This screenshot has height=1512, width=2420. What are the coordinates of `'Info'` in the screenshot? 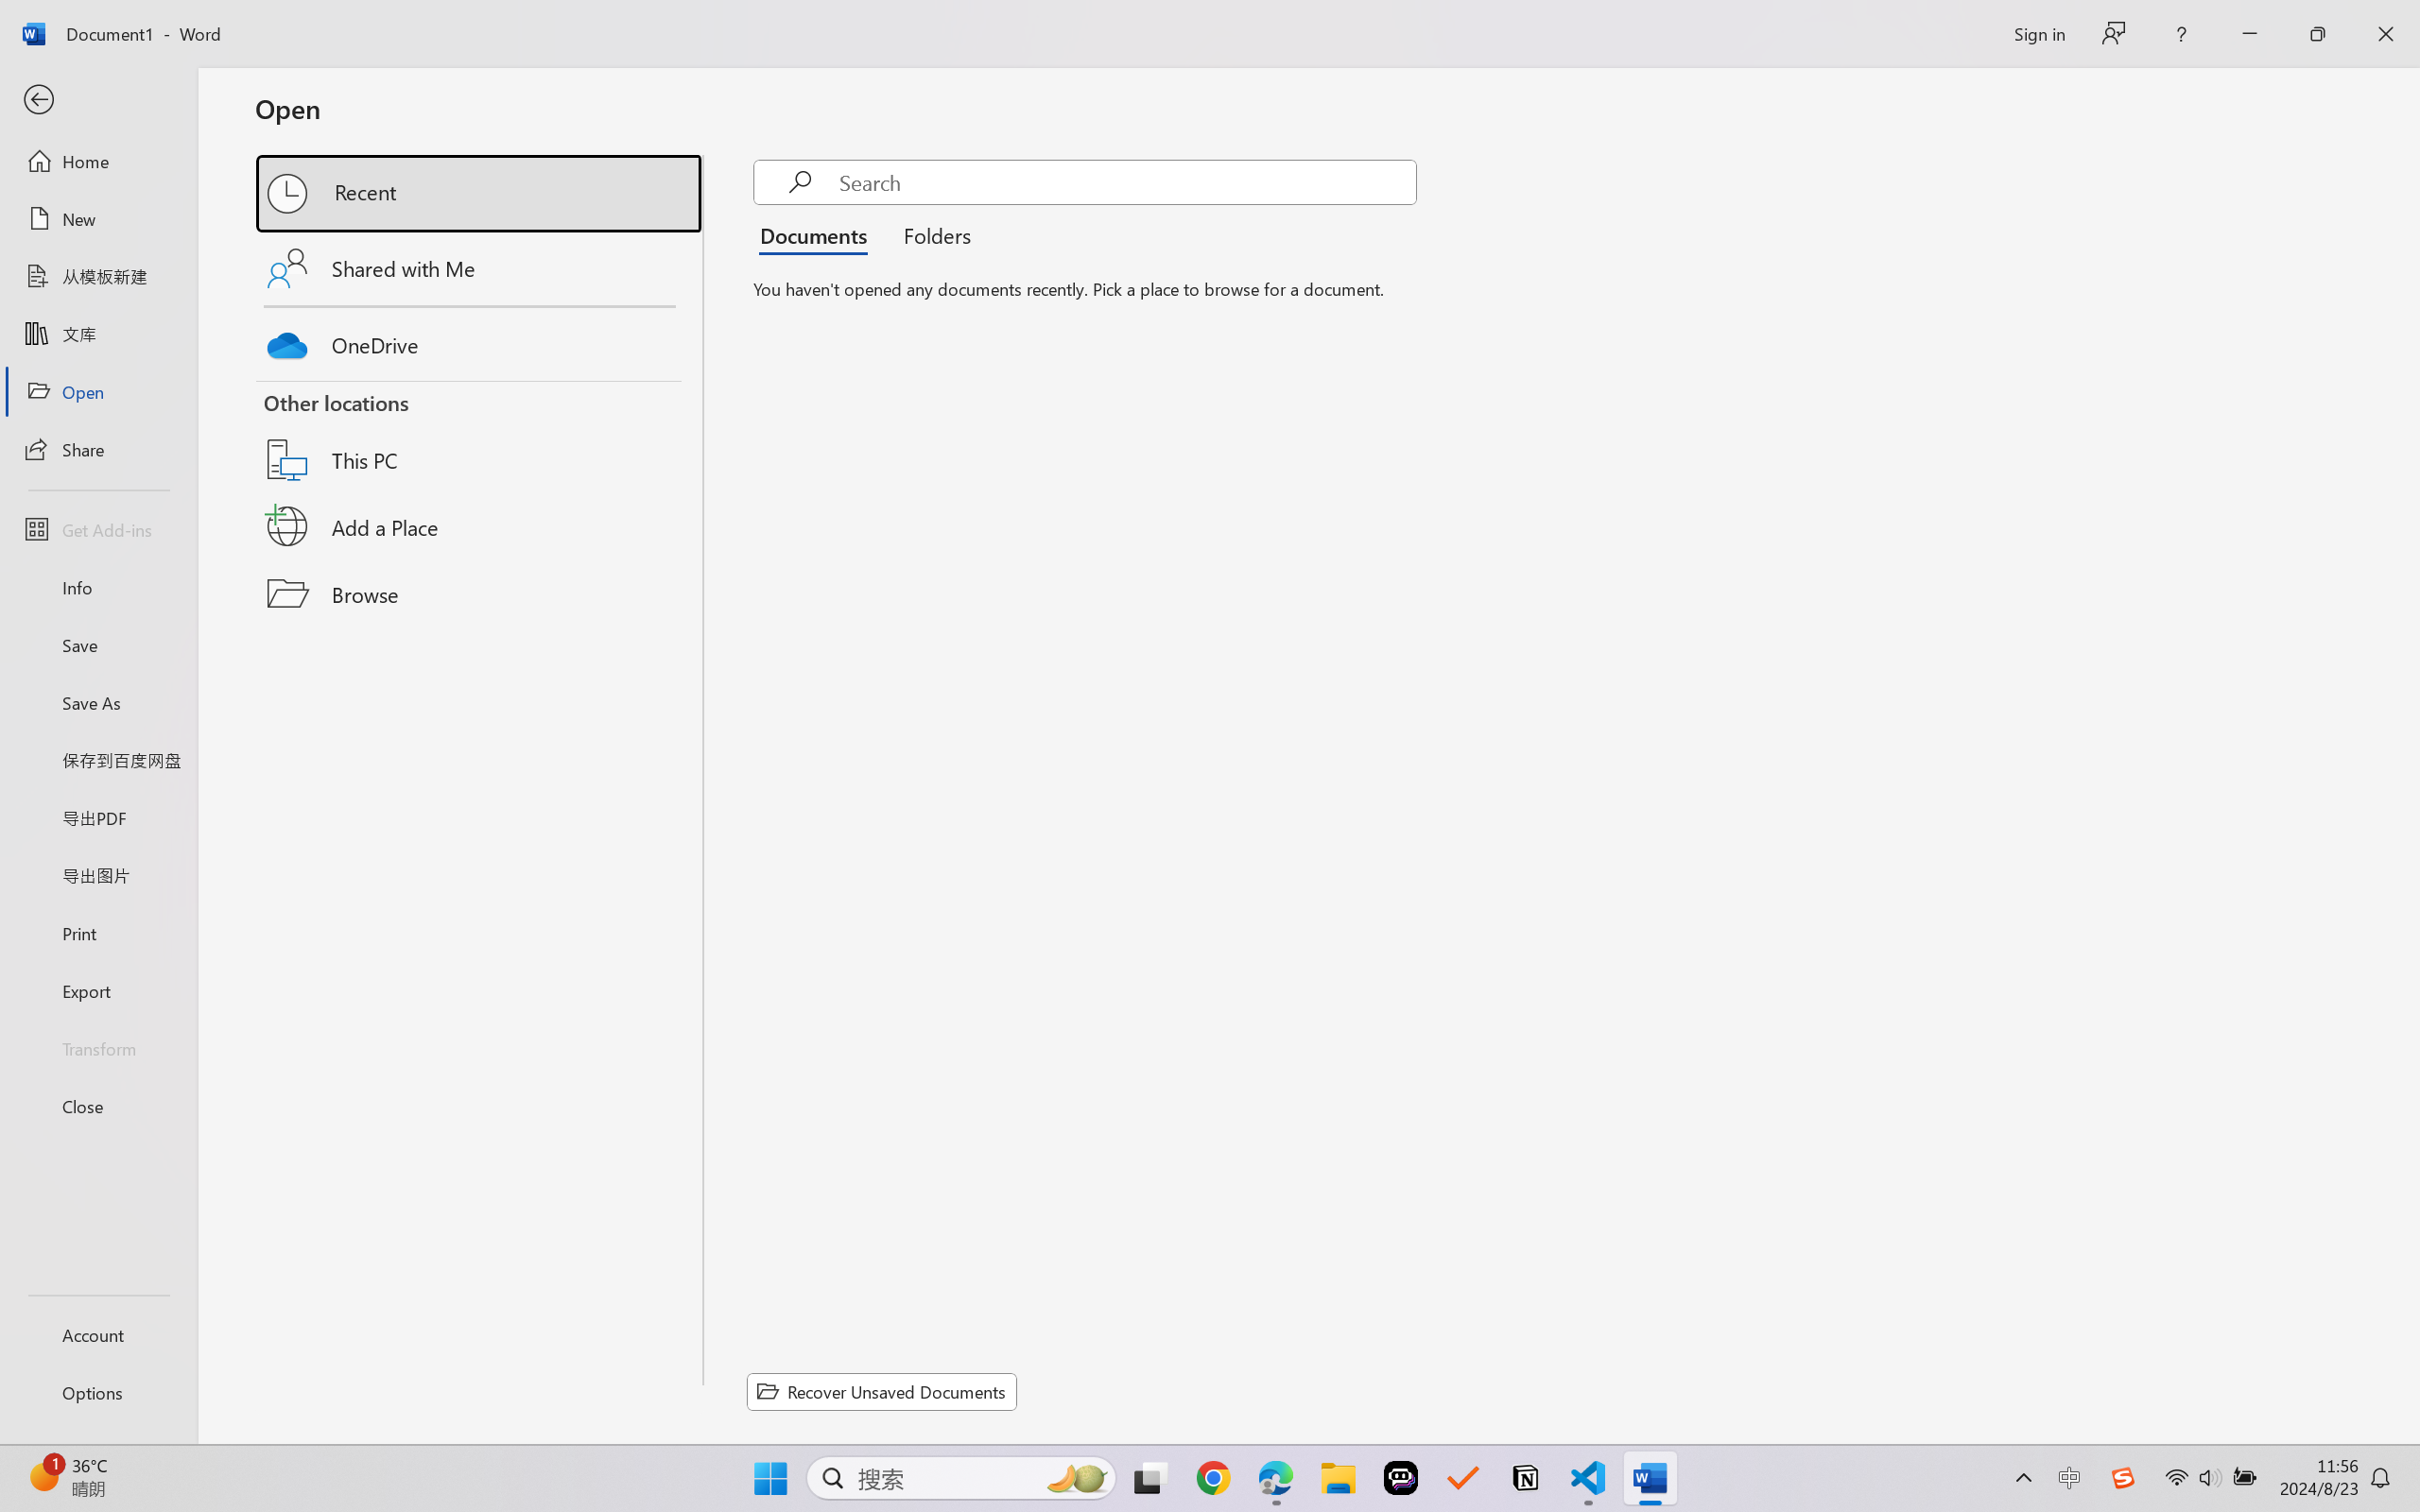 It's located at (97, 586).